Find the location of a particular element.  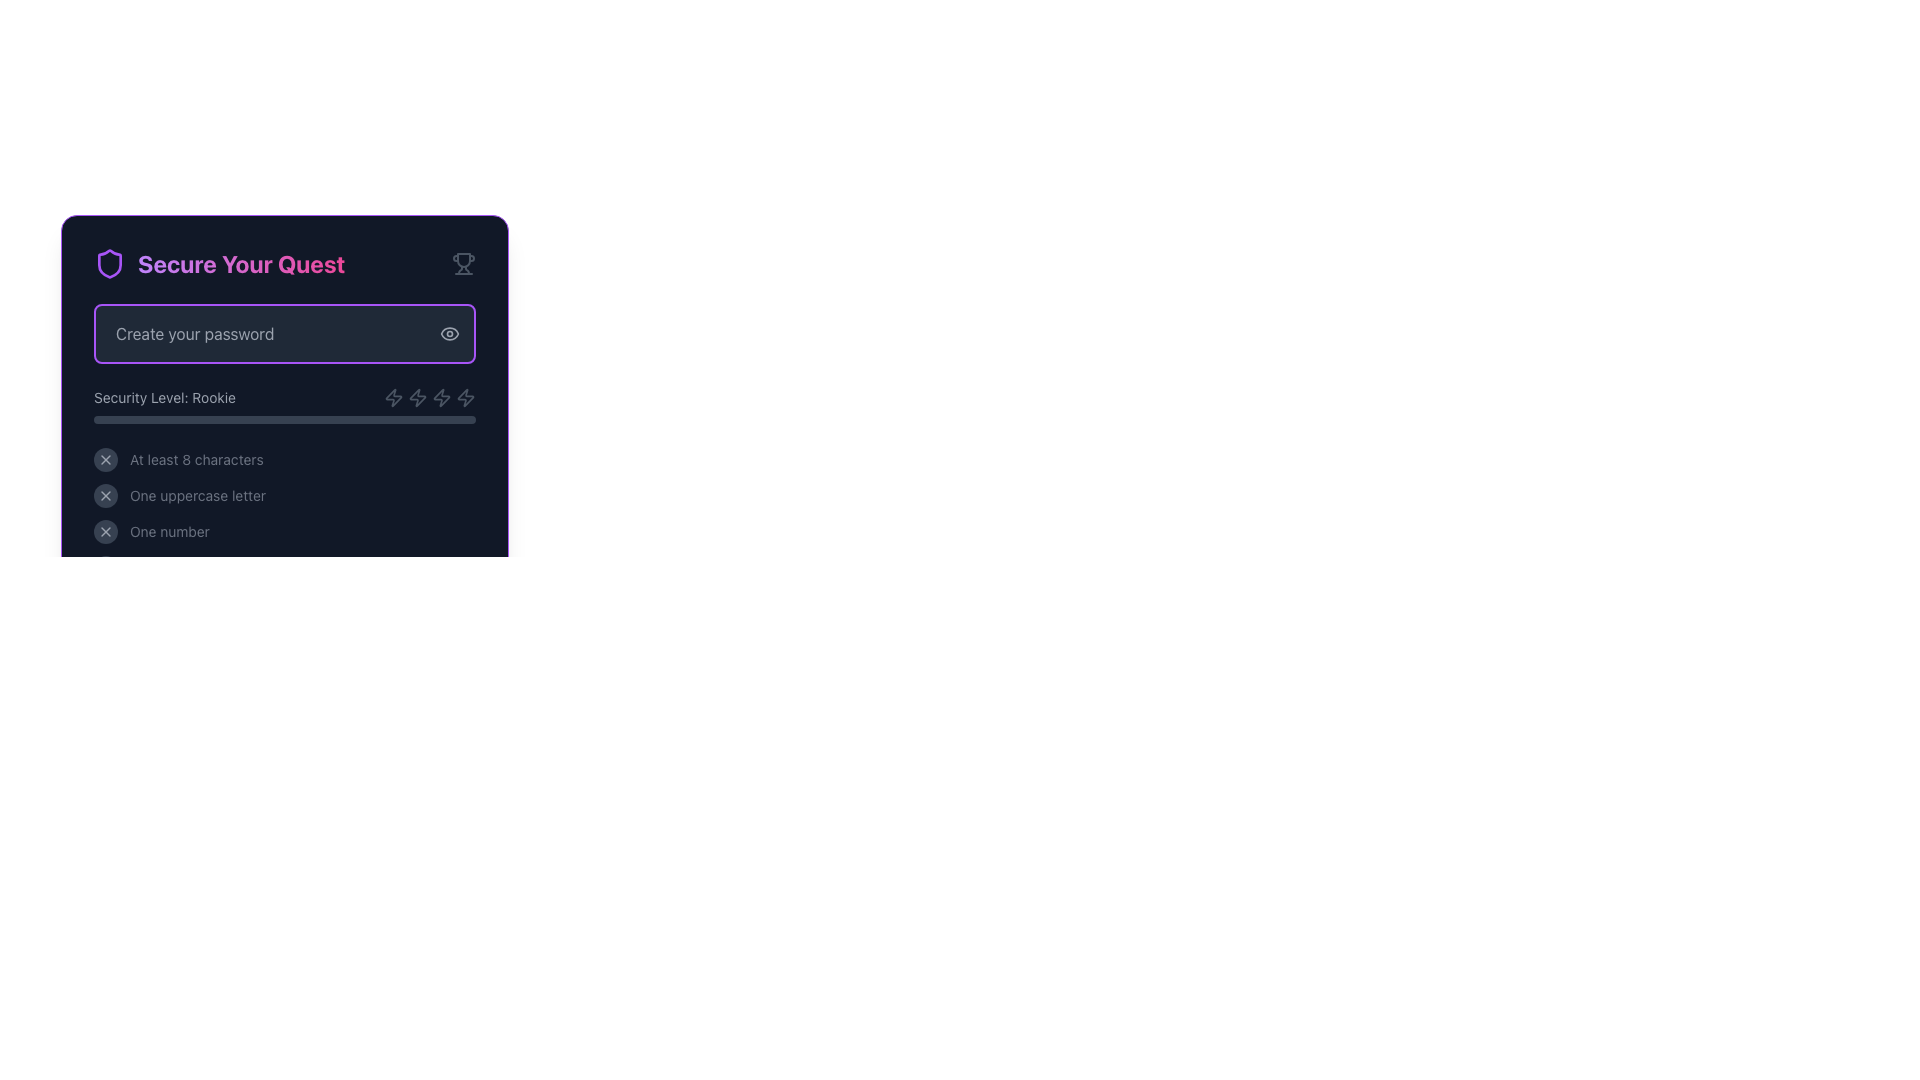

the shield-shaped icon with a purple outline located in the upper-left corner next to the header text 'Secure Your Quest' is located at coordinates (109, 262).